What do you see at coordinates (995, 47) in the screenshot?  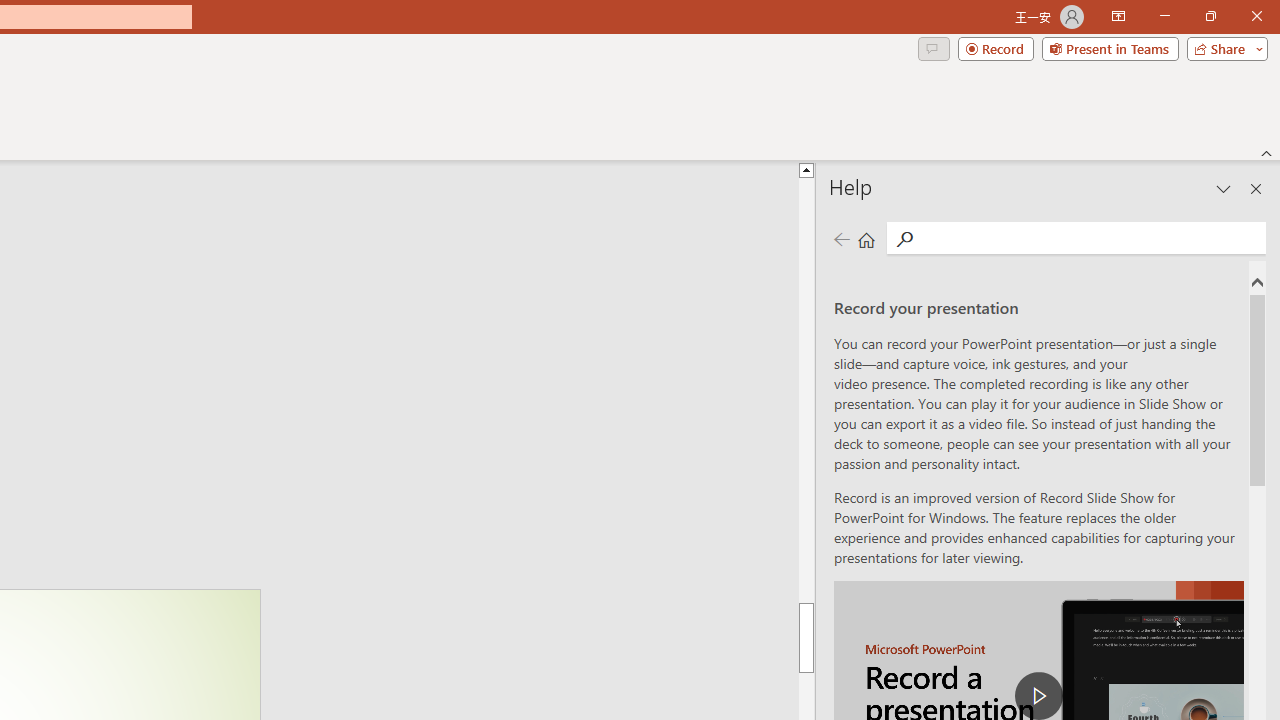 I see `'Record'` at bounding box center [995, 47].